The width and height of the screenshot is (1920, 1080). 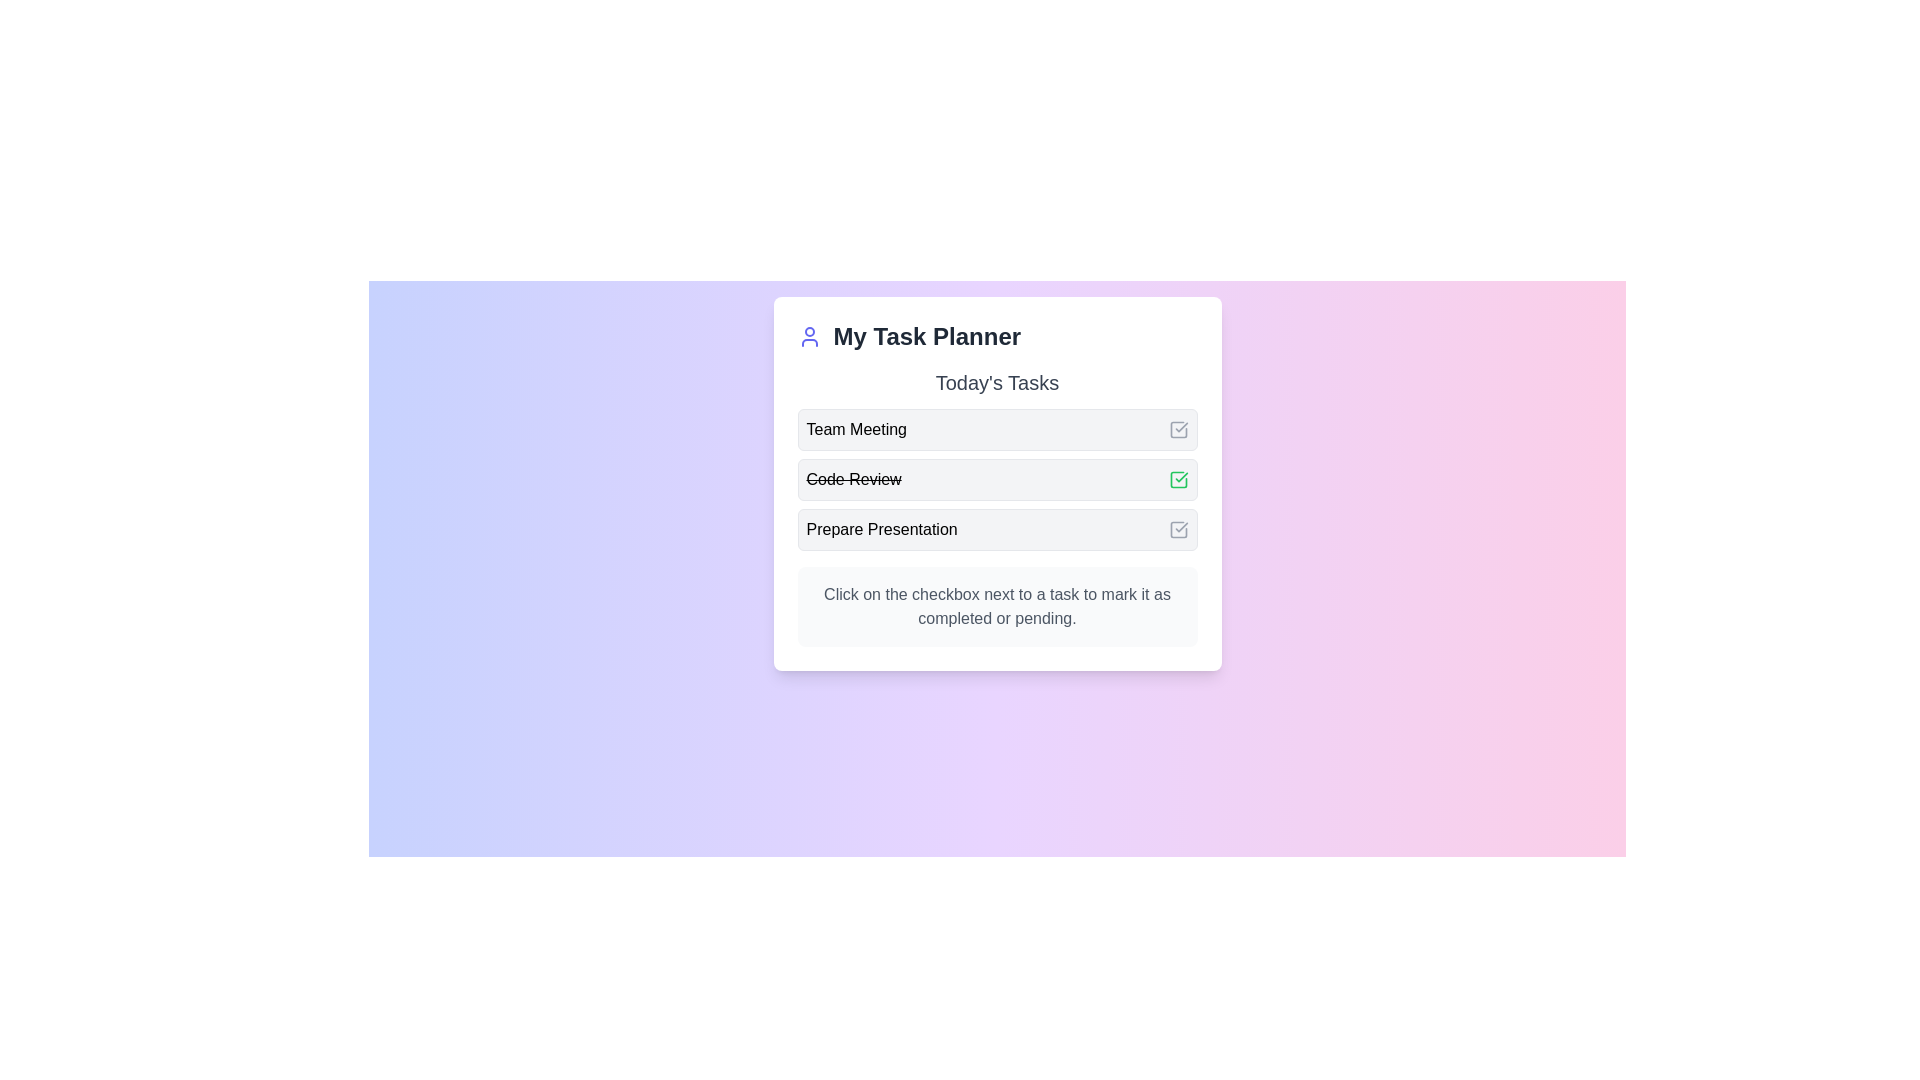 I want to click on task description for the item labeled 'Prepare Presentation' which is a light gray rectangular area with a checkbox on the right side, so click(x=997, y=528).